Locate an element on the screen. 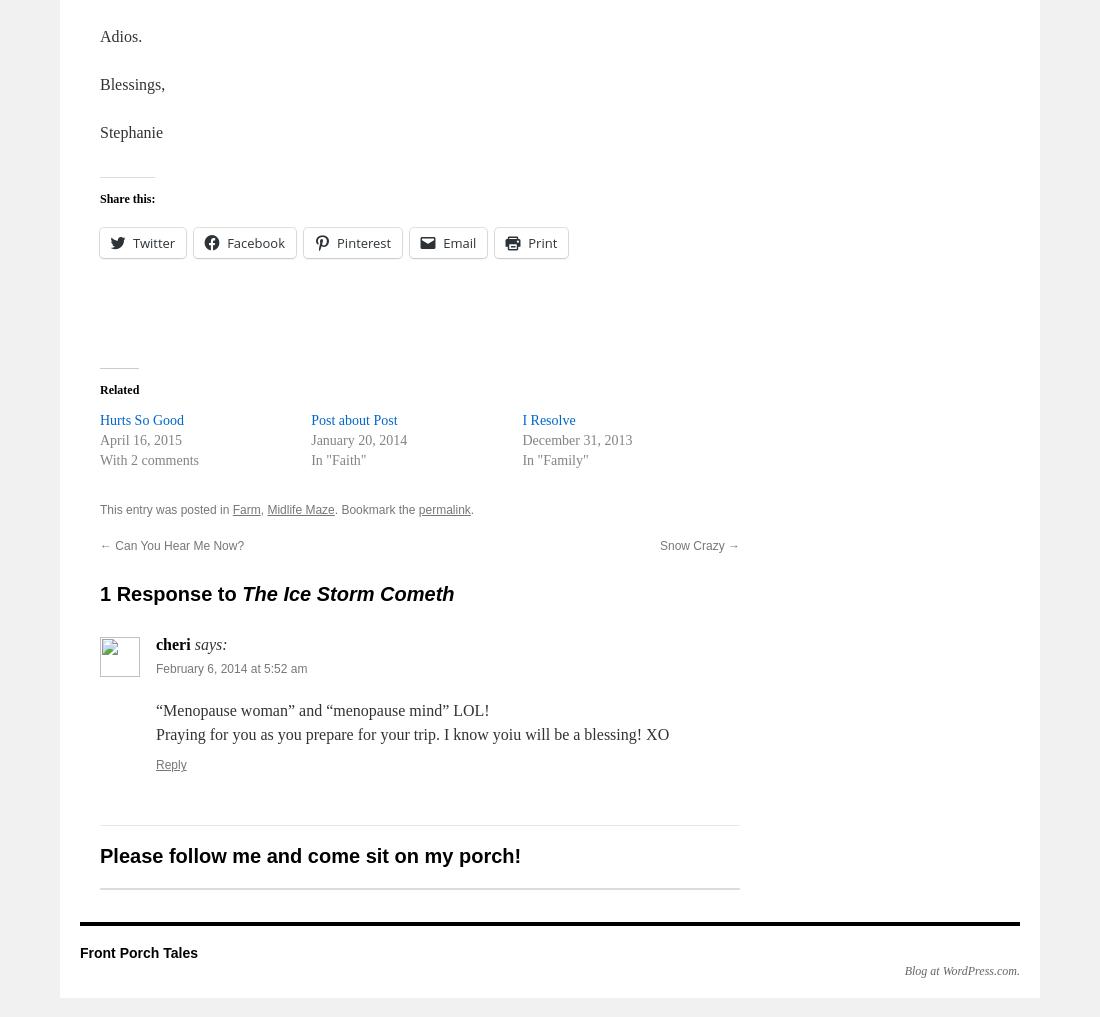 This screenshot has height=1017, width=1100. 'Twitter' is located at coordinates (132, 241).